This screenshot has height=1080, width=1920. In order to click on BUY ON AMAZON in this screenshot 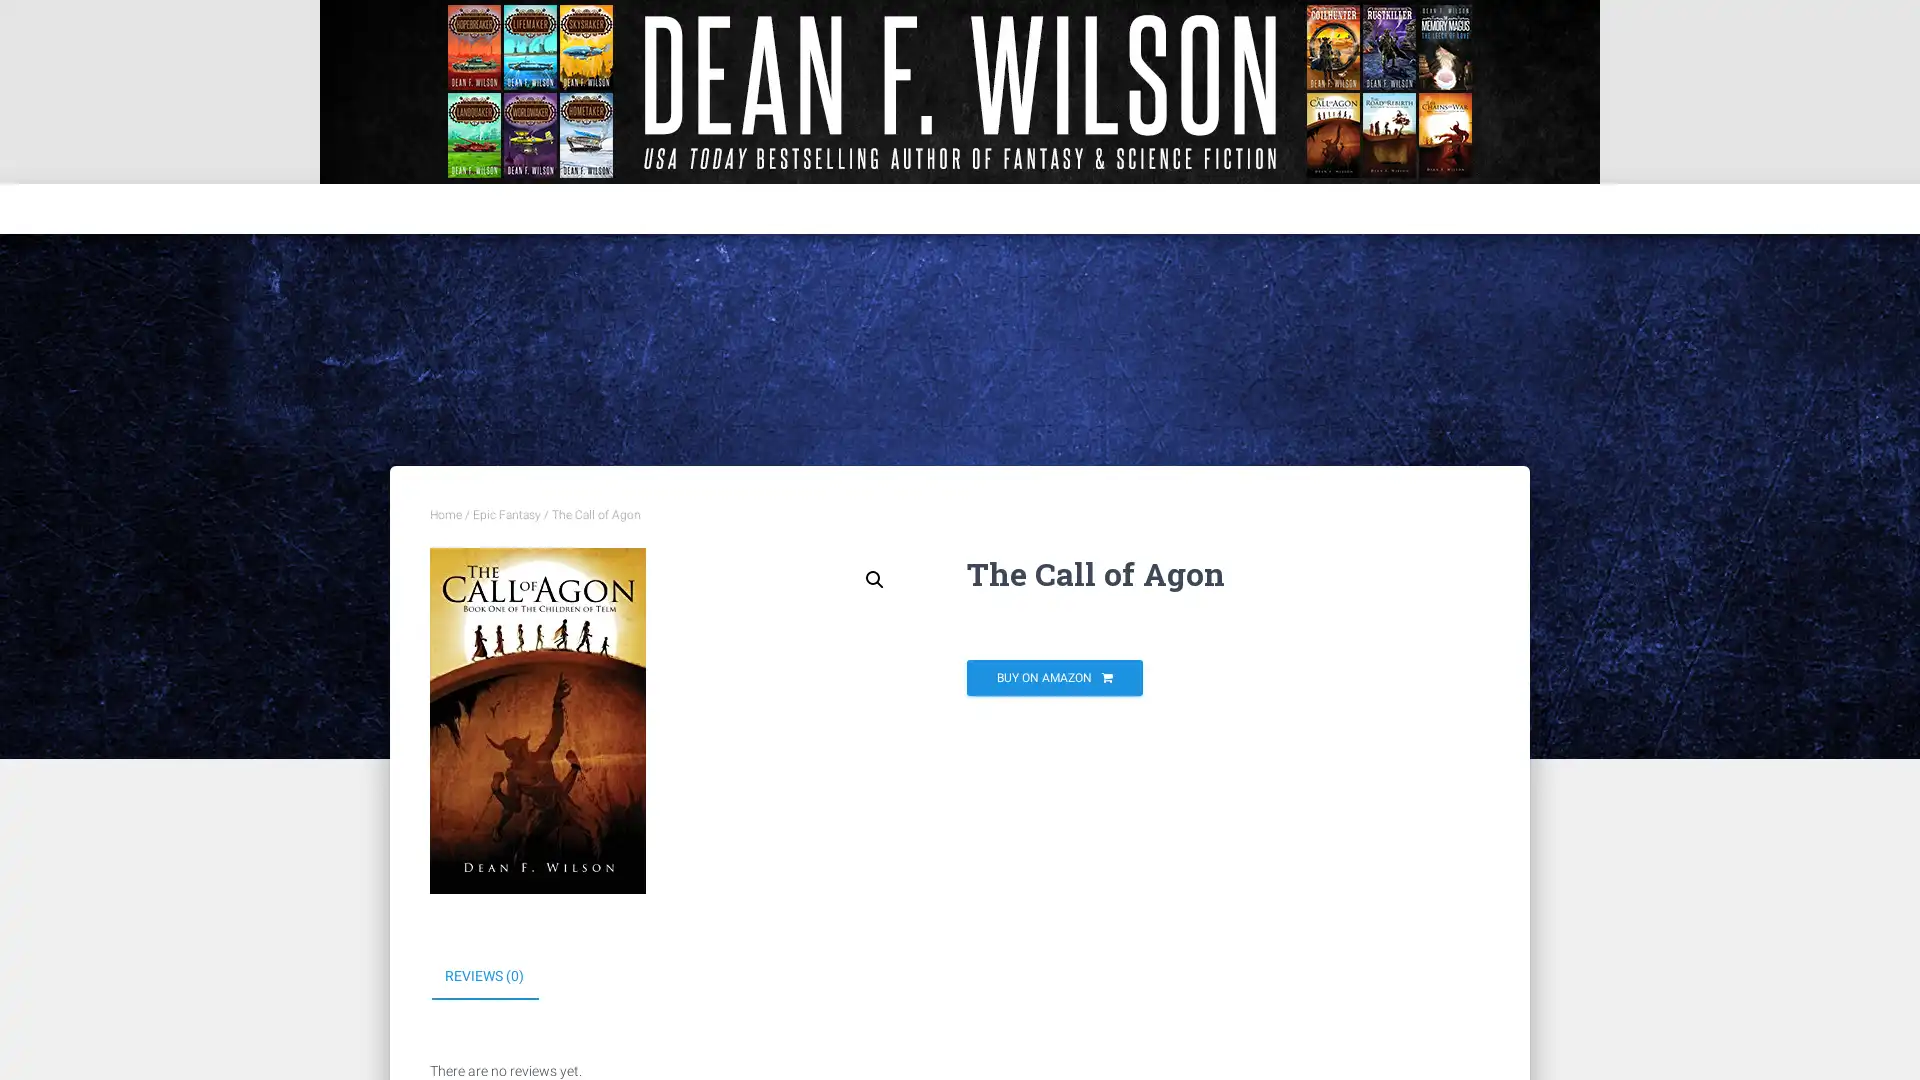, I will do `click(1054, 677)`.